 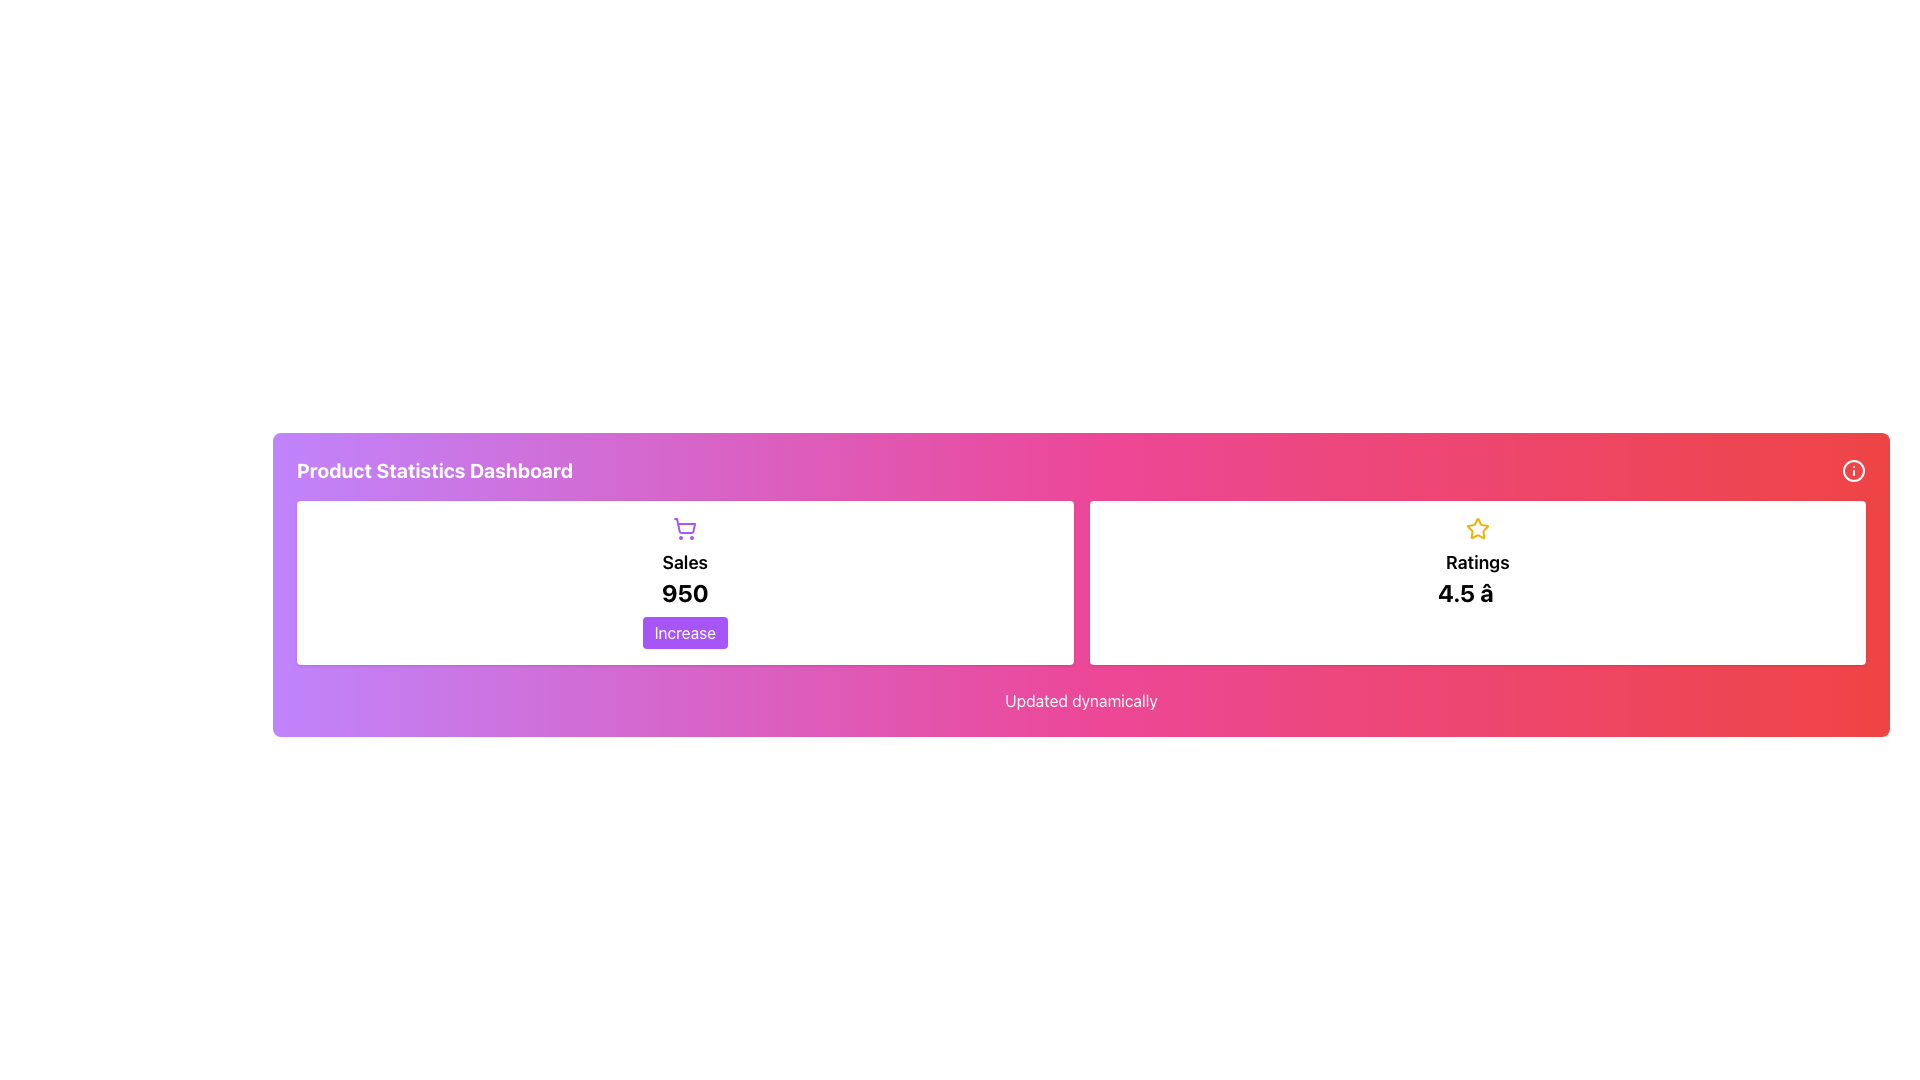 I want to click on the text label displaying the rating score '4.5 ⭐' that is styled with a bold, large font, located in the Ratings section below the 'Ratings' label and a star icon, so click(x=1477, y=592).